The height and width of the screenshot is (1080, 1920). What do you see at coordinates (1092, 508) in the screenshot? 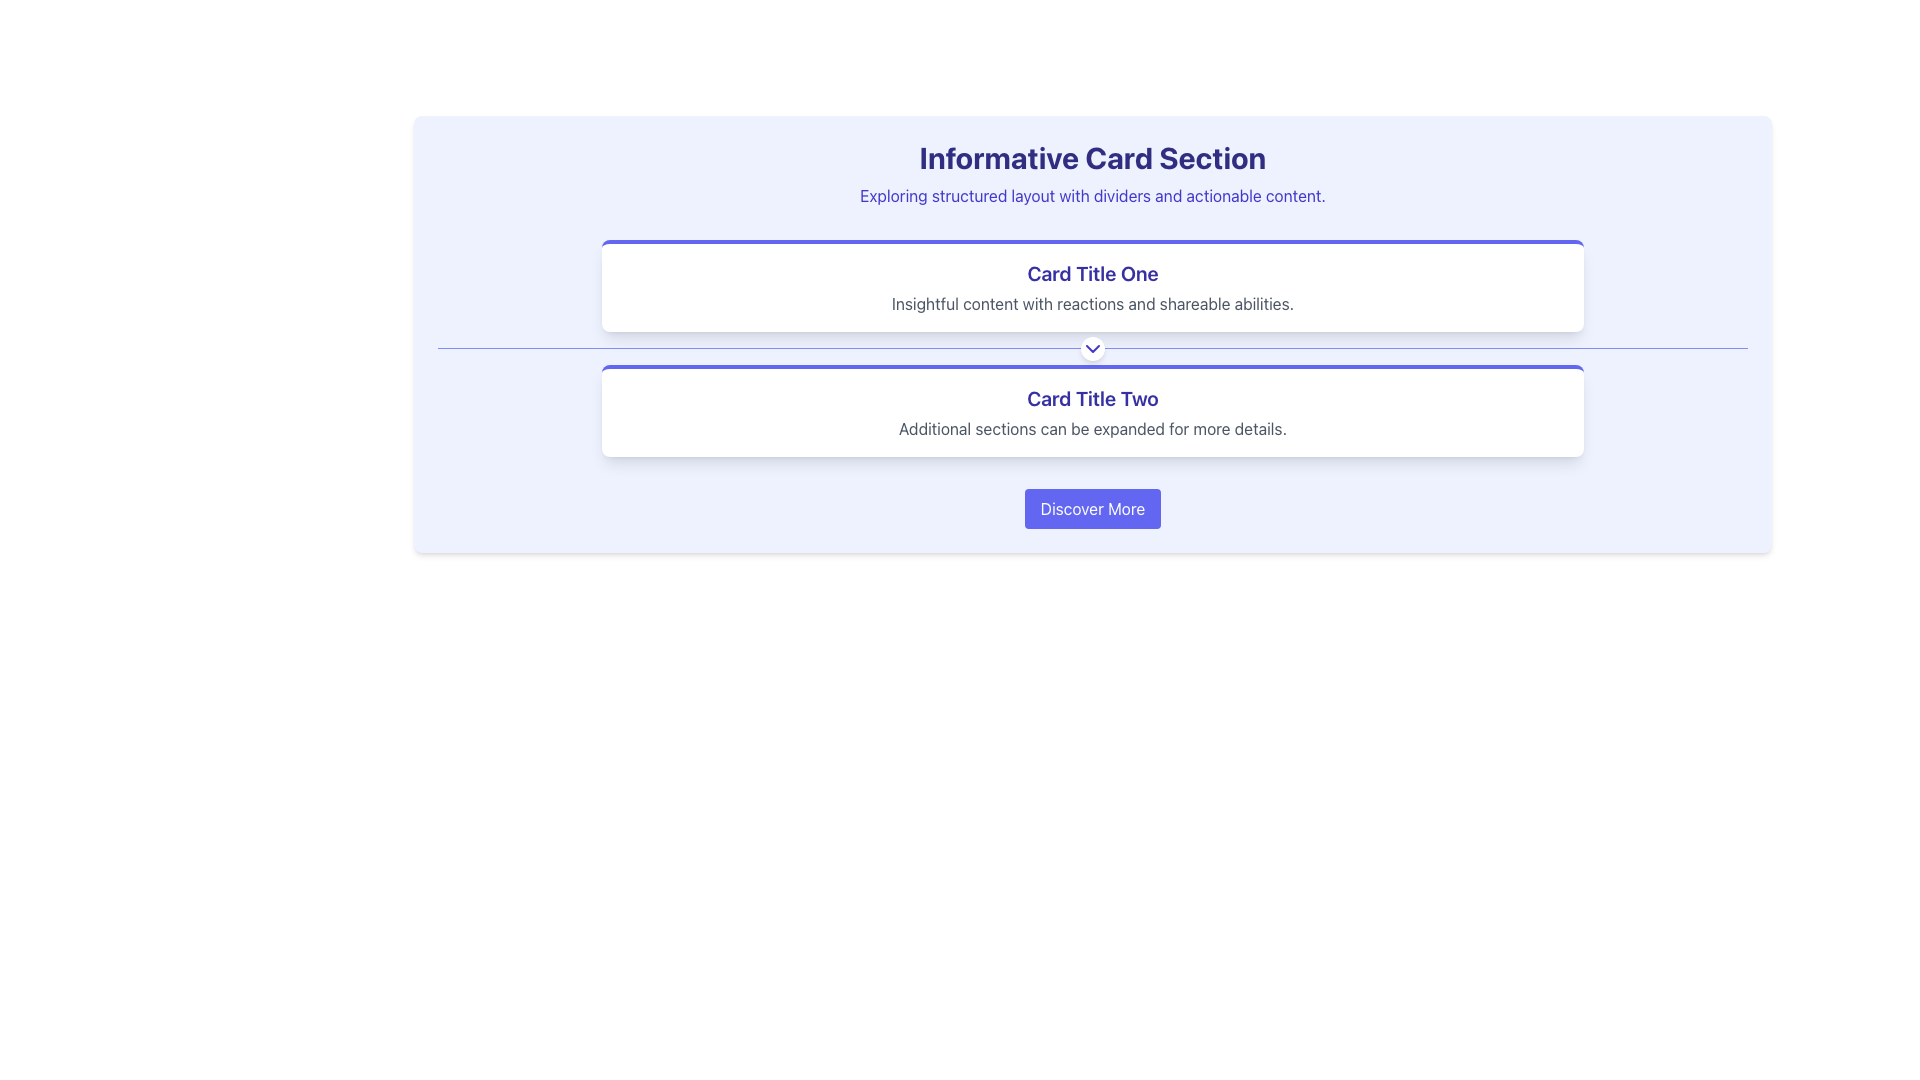
I see `the 'Discover More' button` at bounding box center [1092, 508].